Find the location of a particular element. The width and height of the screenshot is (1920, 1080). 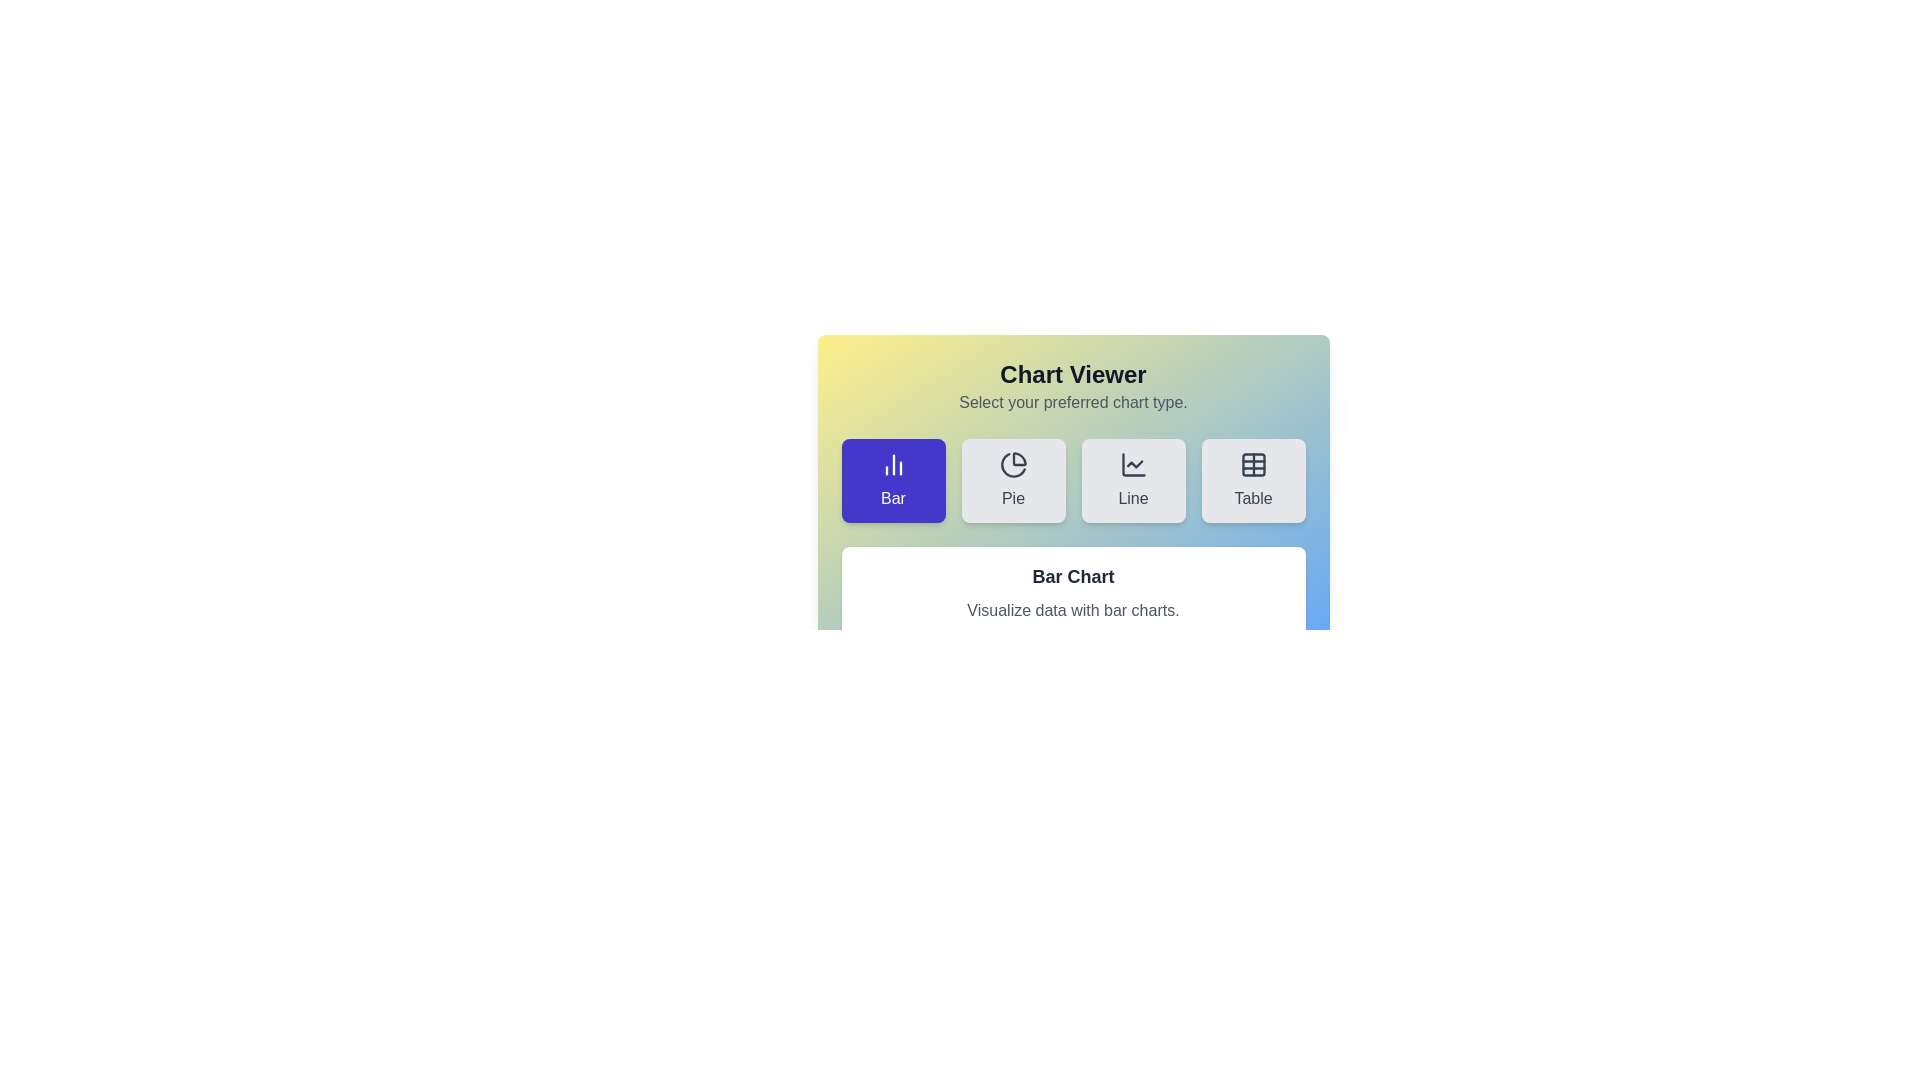

the line chart icon, which is the topmost graphic icon within the 'Line' option box, positioned between 'Pie' and 'Table' options is located at coordinates (1133, 465).